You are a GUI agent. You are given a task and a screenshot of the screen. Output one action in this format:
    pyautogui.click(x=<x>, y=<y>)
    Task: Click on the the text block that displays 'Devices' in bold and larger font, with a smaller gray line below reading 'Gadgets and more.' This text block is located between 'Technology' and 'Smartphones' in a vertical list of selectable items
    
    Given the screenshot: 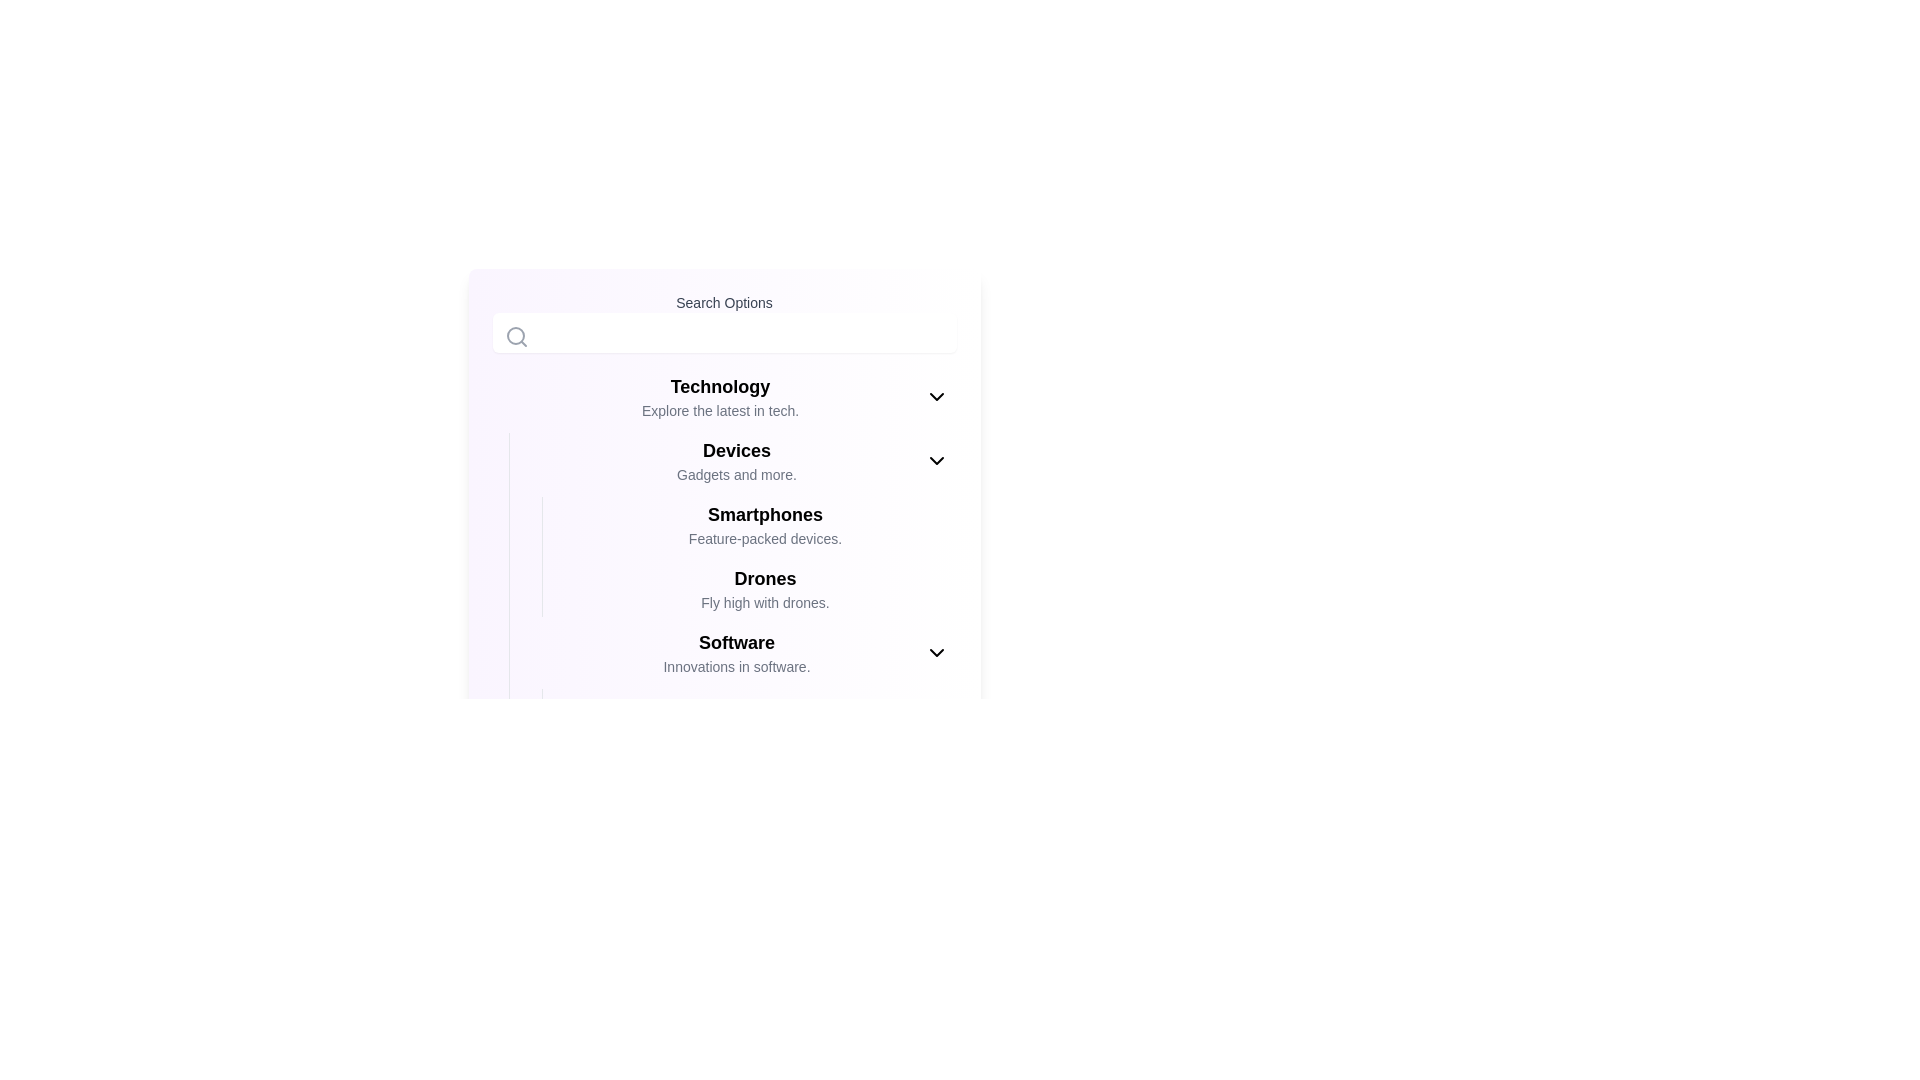 What is the action you would take?
    pyautogui.click(x=736, y=461)
    